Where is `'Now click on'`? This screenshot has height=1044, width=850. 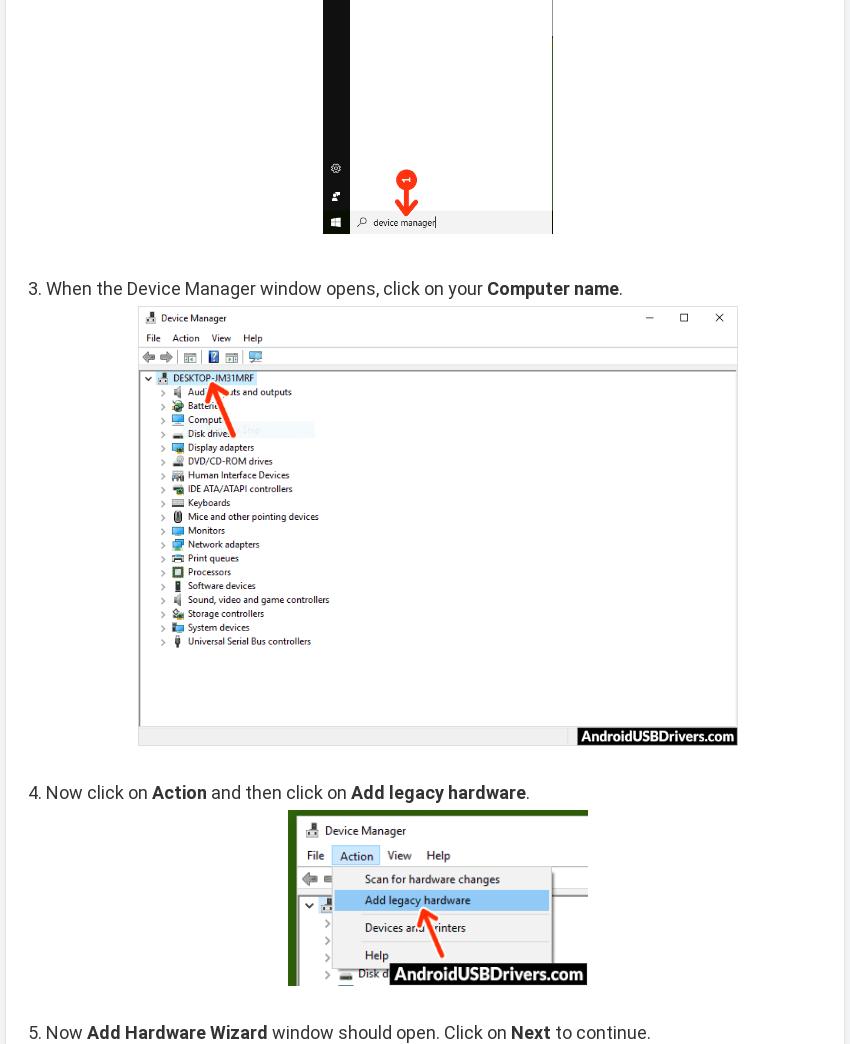
'Now click on' is located at coordinates (98, 790).